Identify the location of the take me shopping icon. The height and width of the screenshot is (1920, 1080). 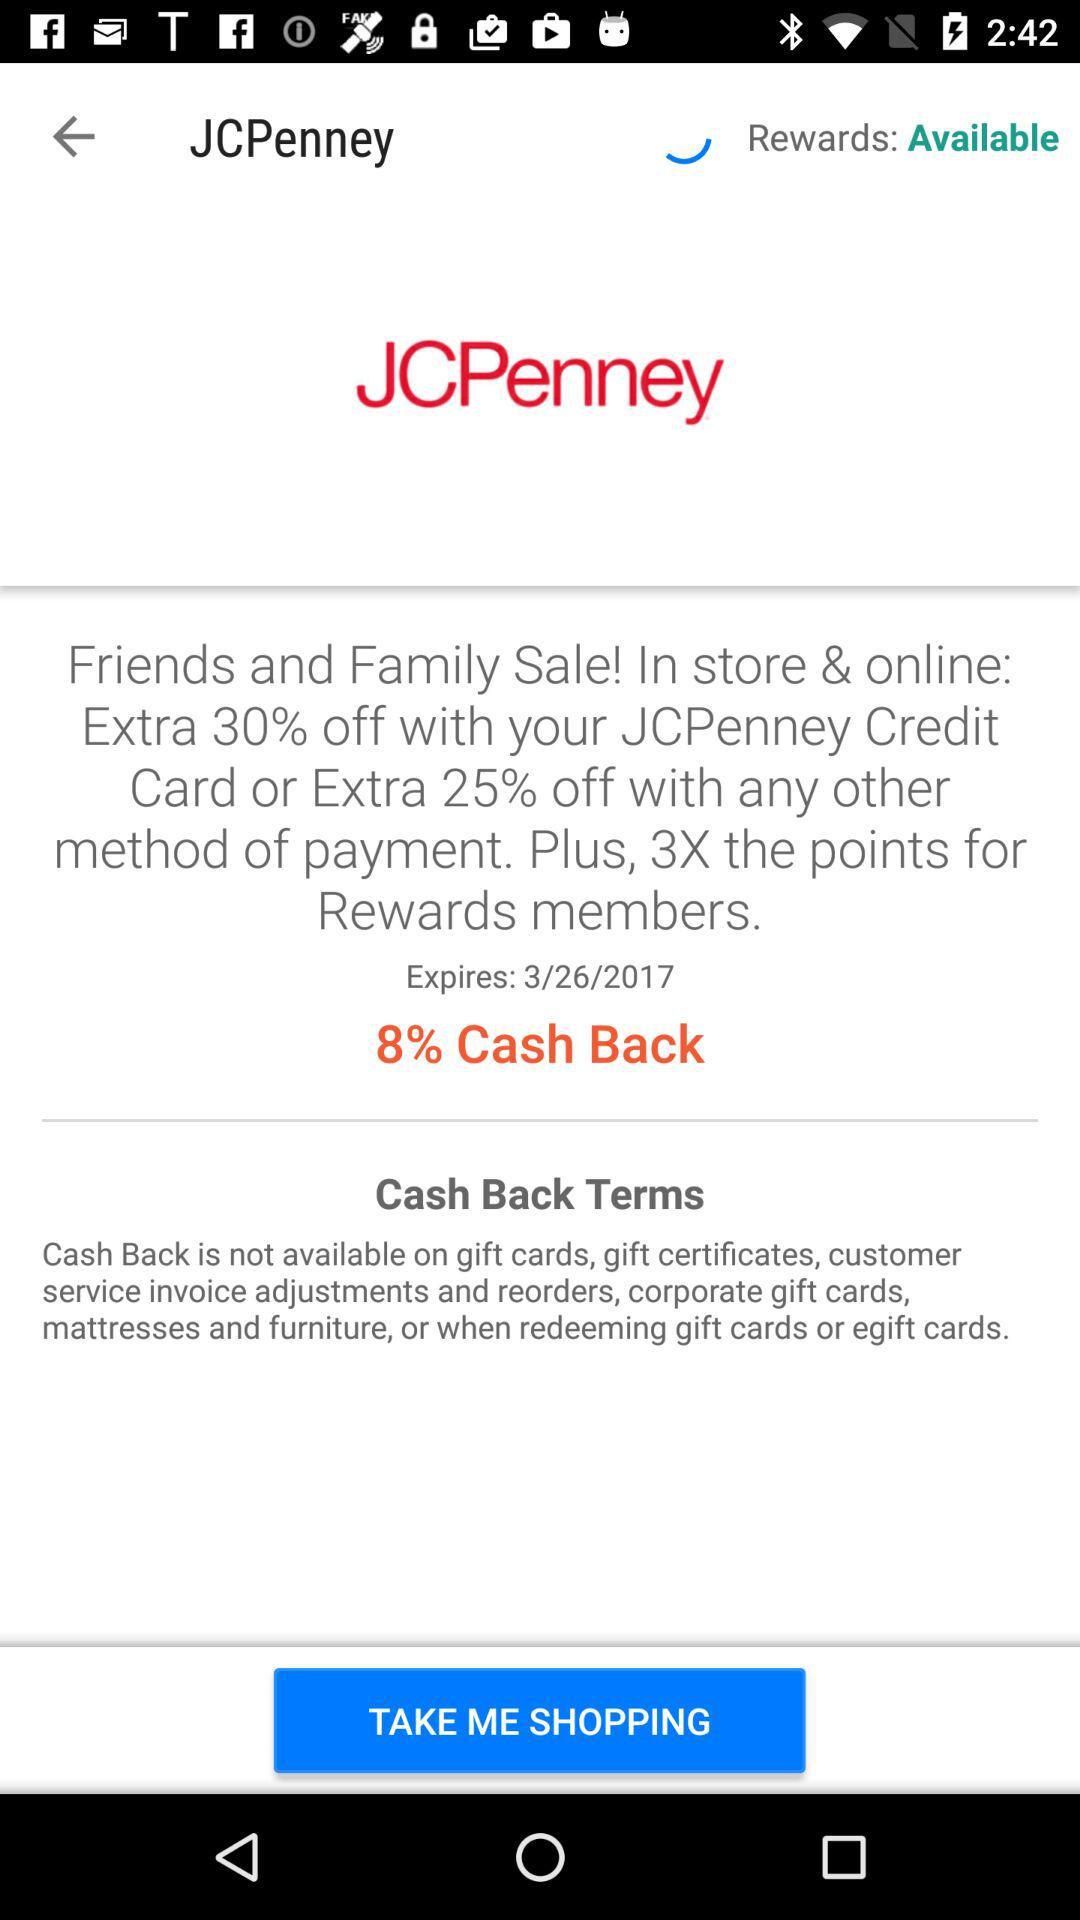
(538, 1719).